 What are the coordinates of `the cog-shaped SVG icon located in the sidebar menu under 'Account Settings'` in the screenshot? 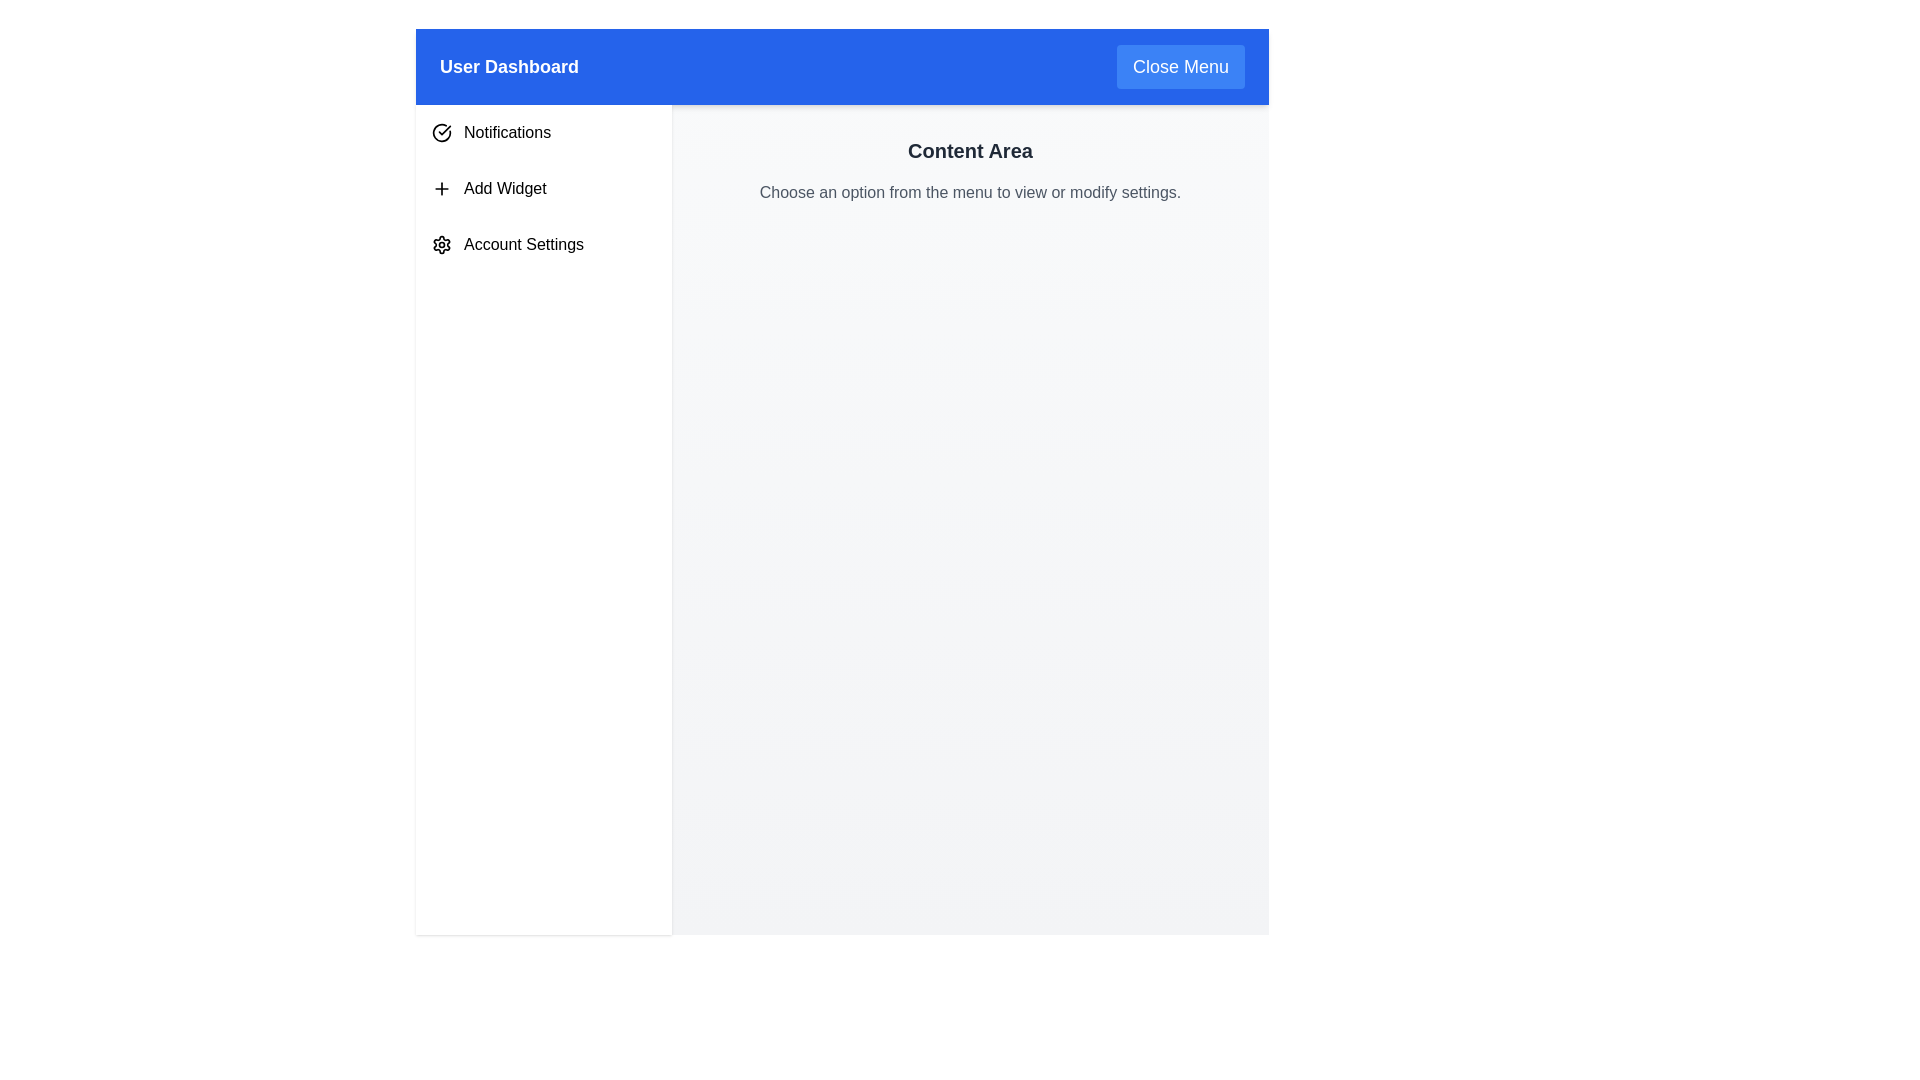 It's located at (440, 244).